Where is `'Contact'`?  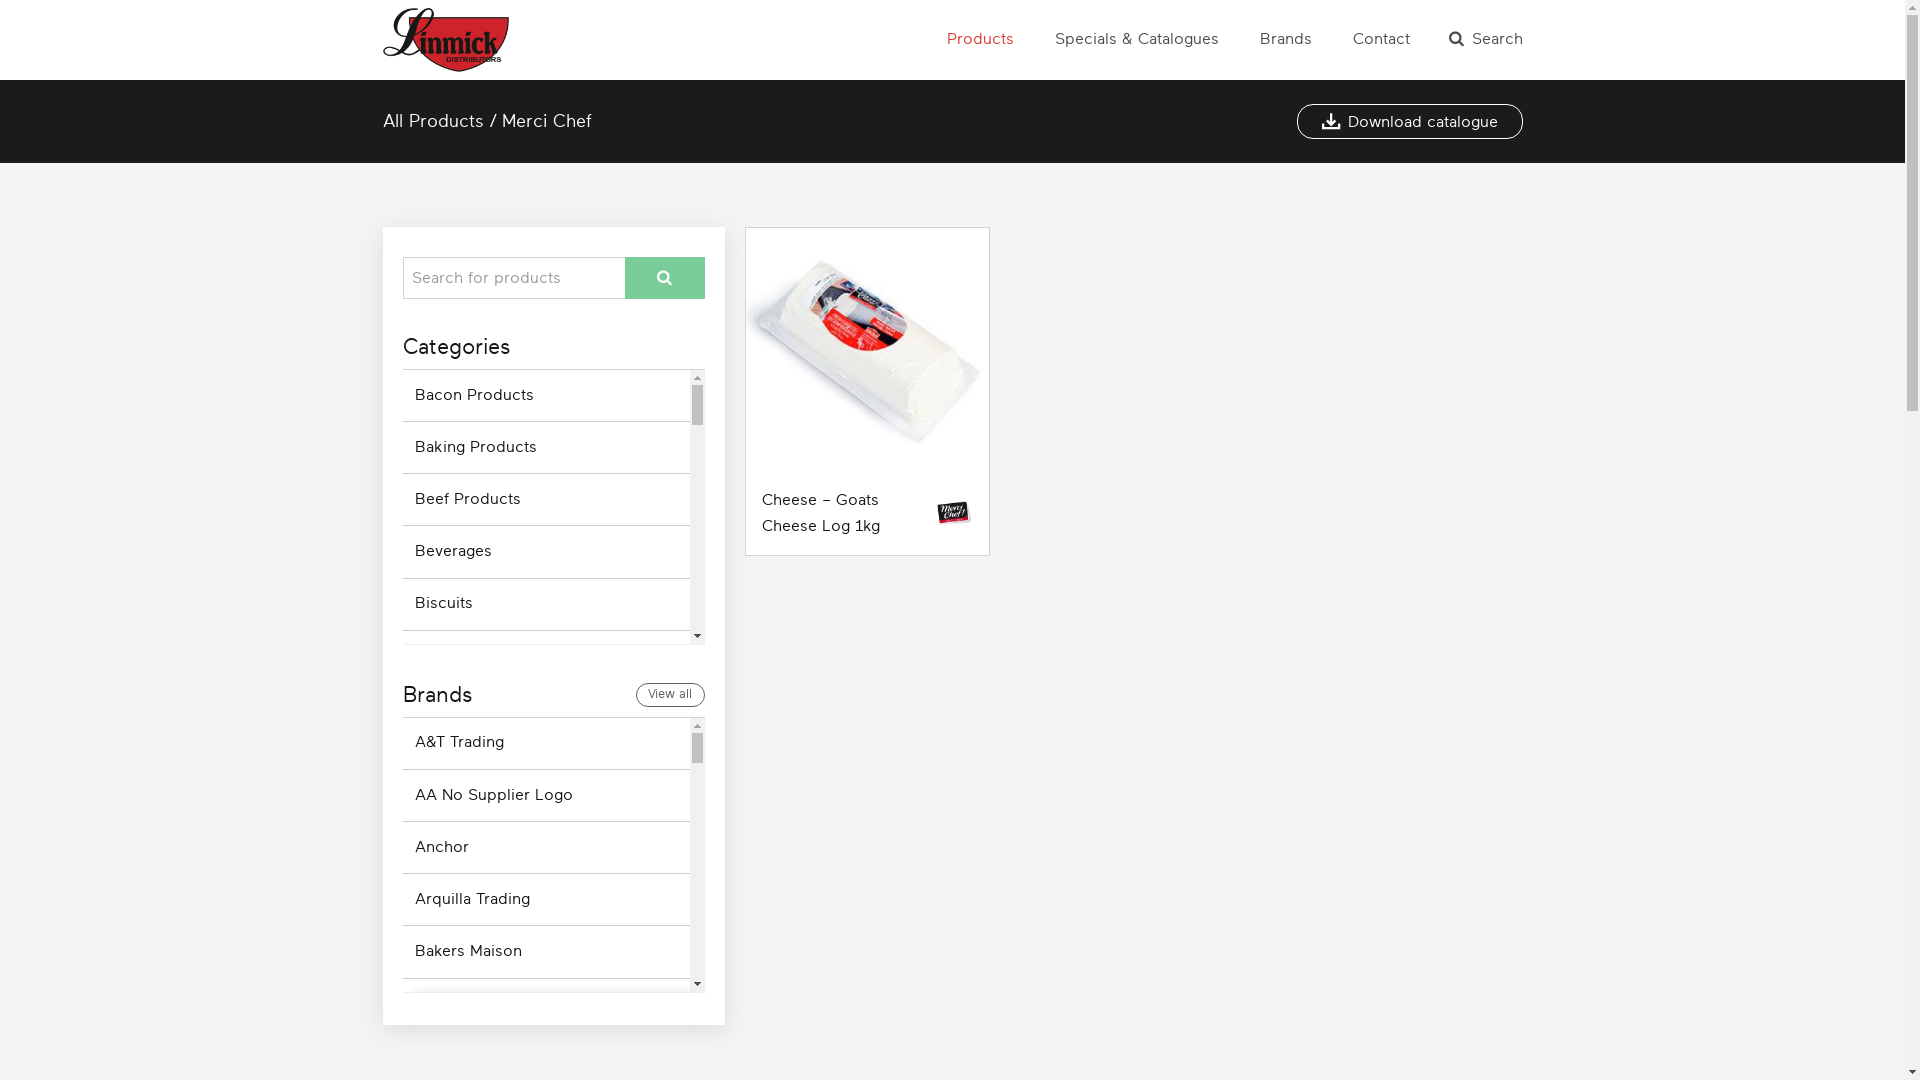 'Contact' is located at coordinates (1379, 39).